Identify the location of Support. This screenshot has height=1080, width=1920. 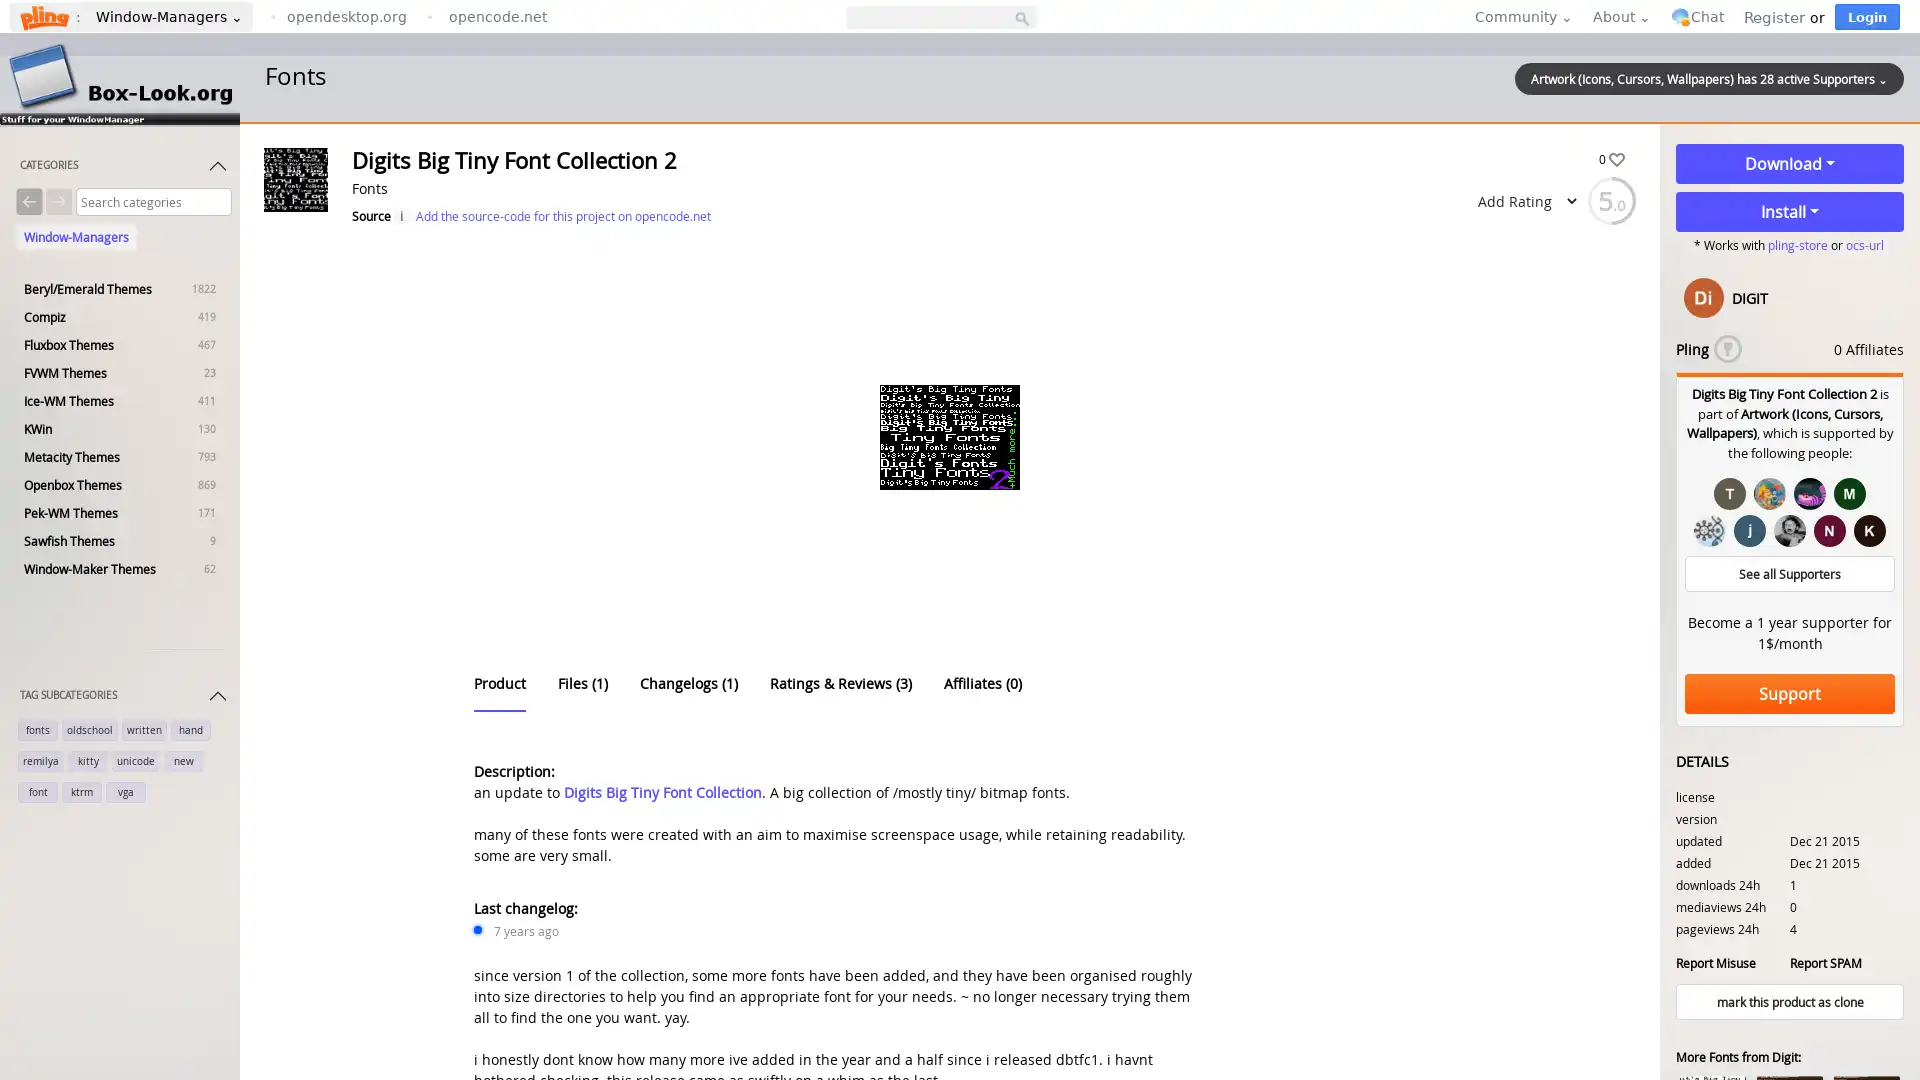
(1790, 693).